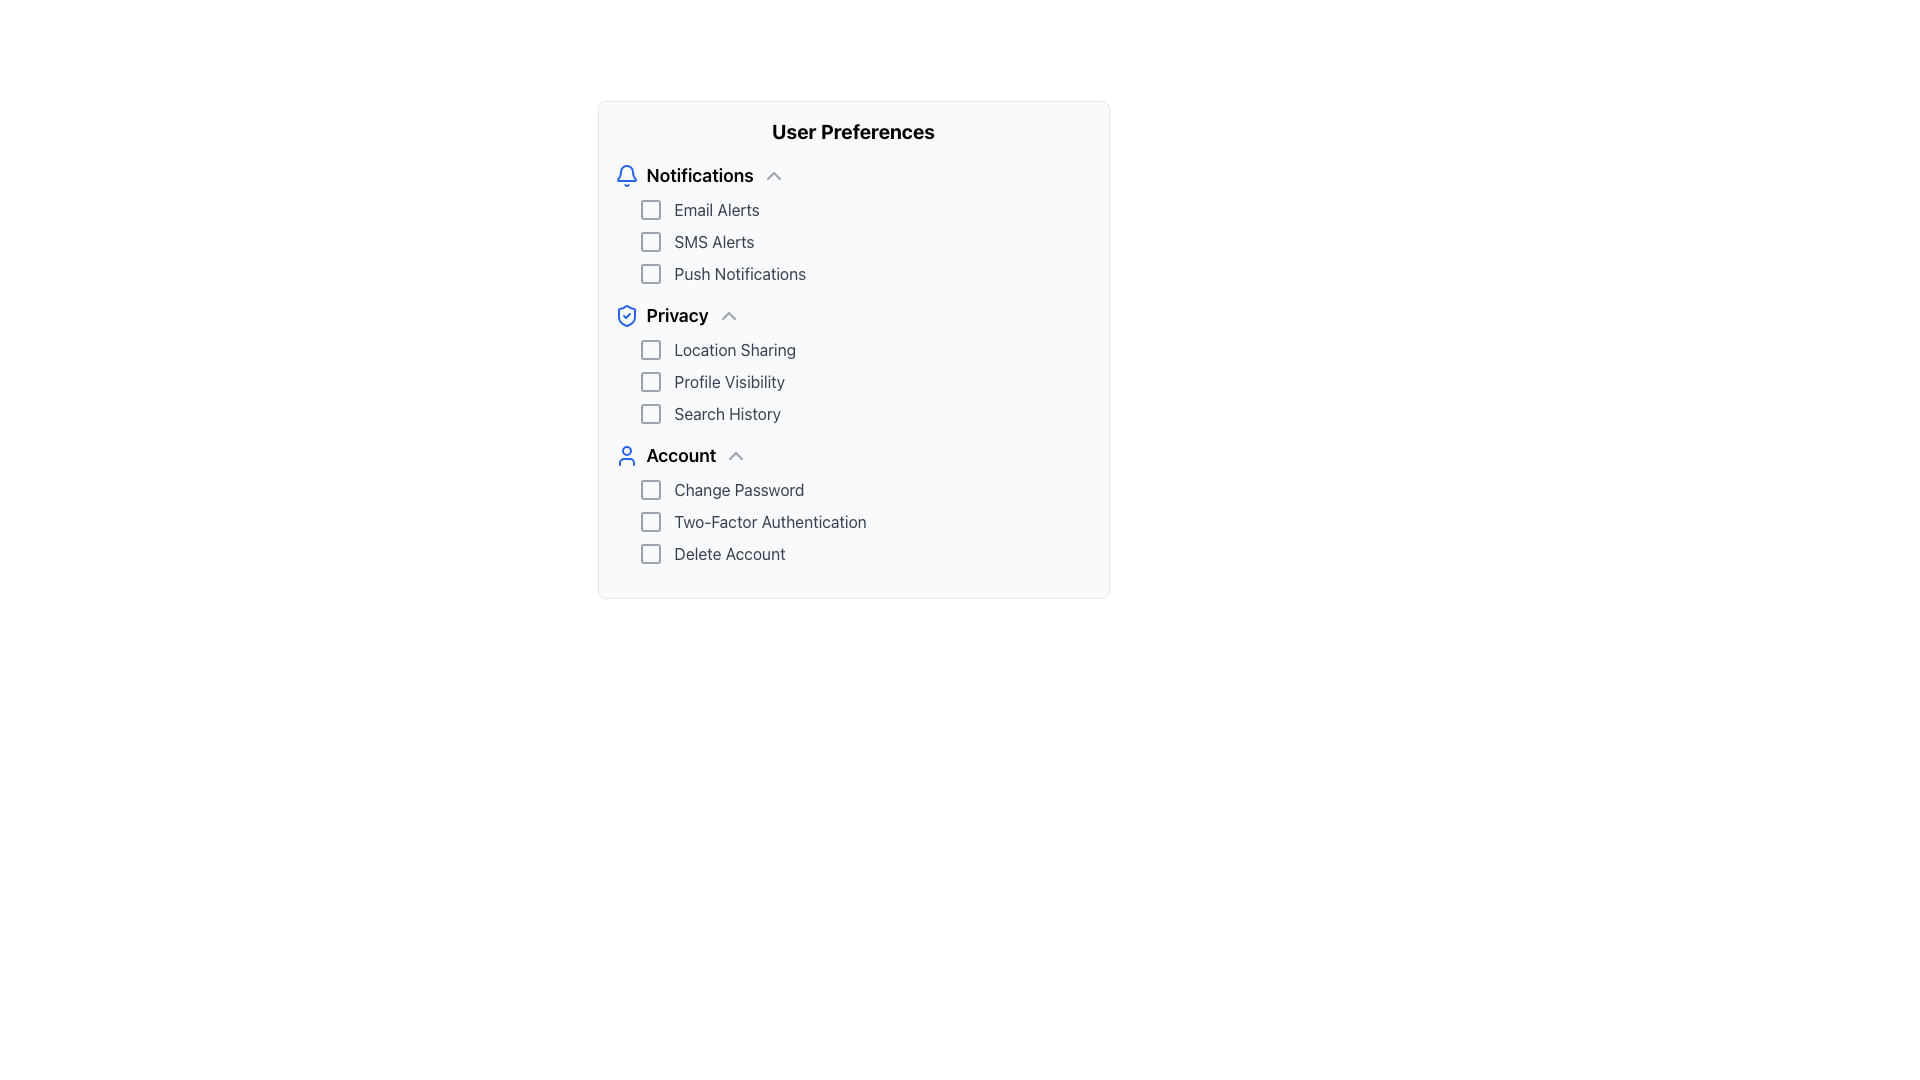  What do you see at coordinates (650, 554) in the screenshot?
I see `the interactive checkbox for the 'Delete Account' option` at bounding box center [650, 554].